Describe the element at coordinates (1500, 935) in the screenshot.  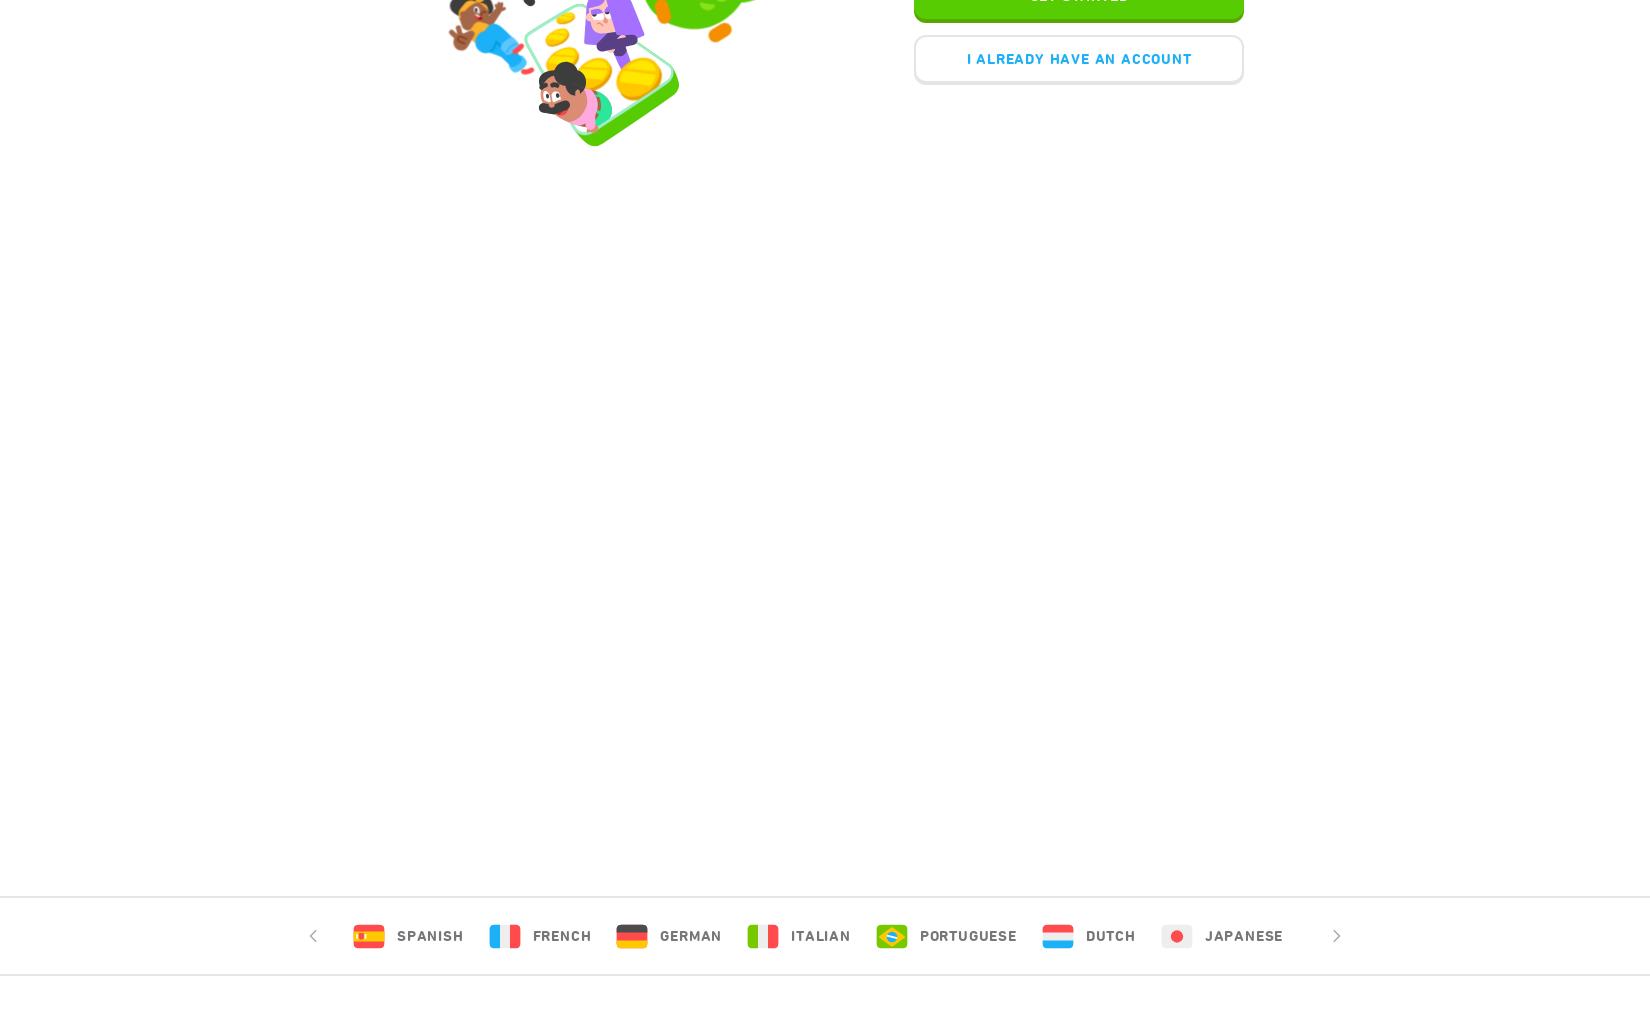
I see `'Czech'` at that location.